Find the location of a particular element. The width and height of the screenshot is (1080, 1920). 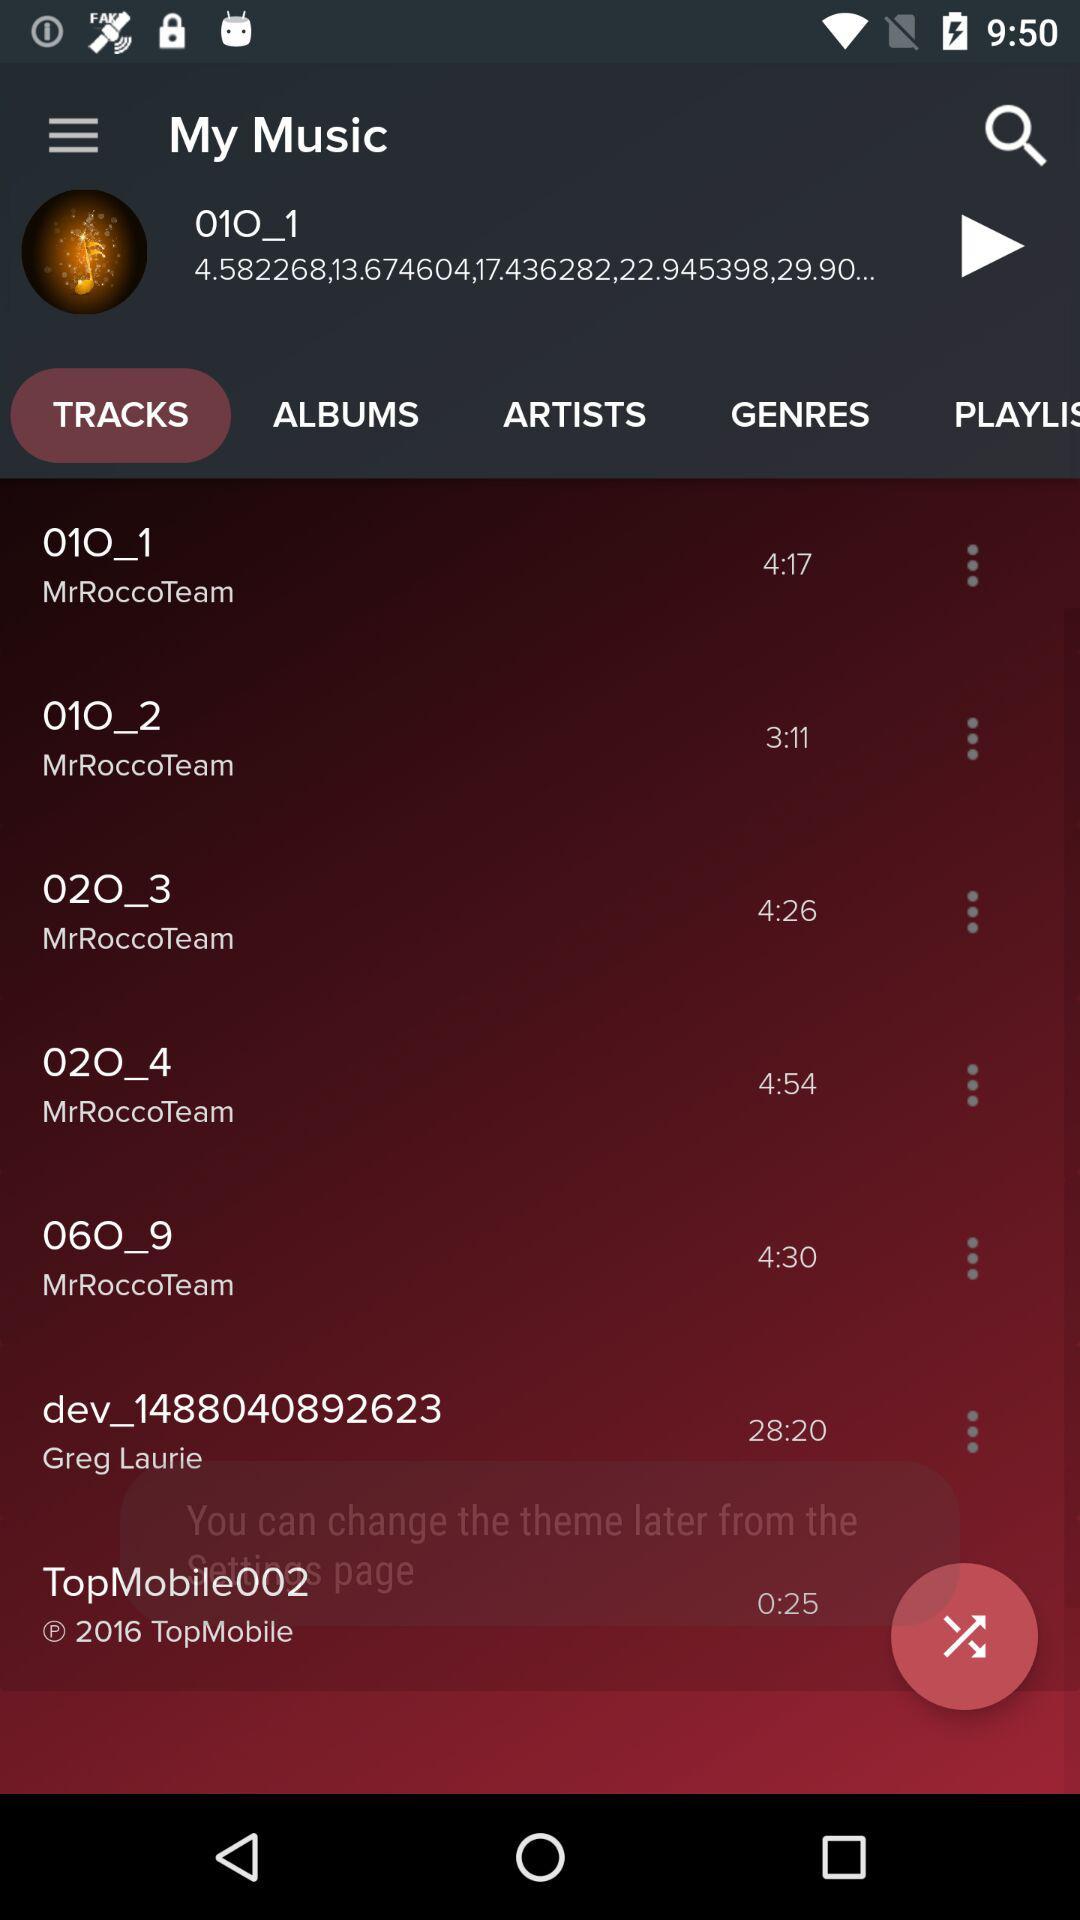

shuffle tracks is located at coordinates (971, 1604).